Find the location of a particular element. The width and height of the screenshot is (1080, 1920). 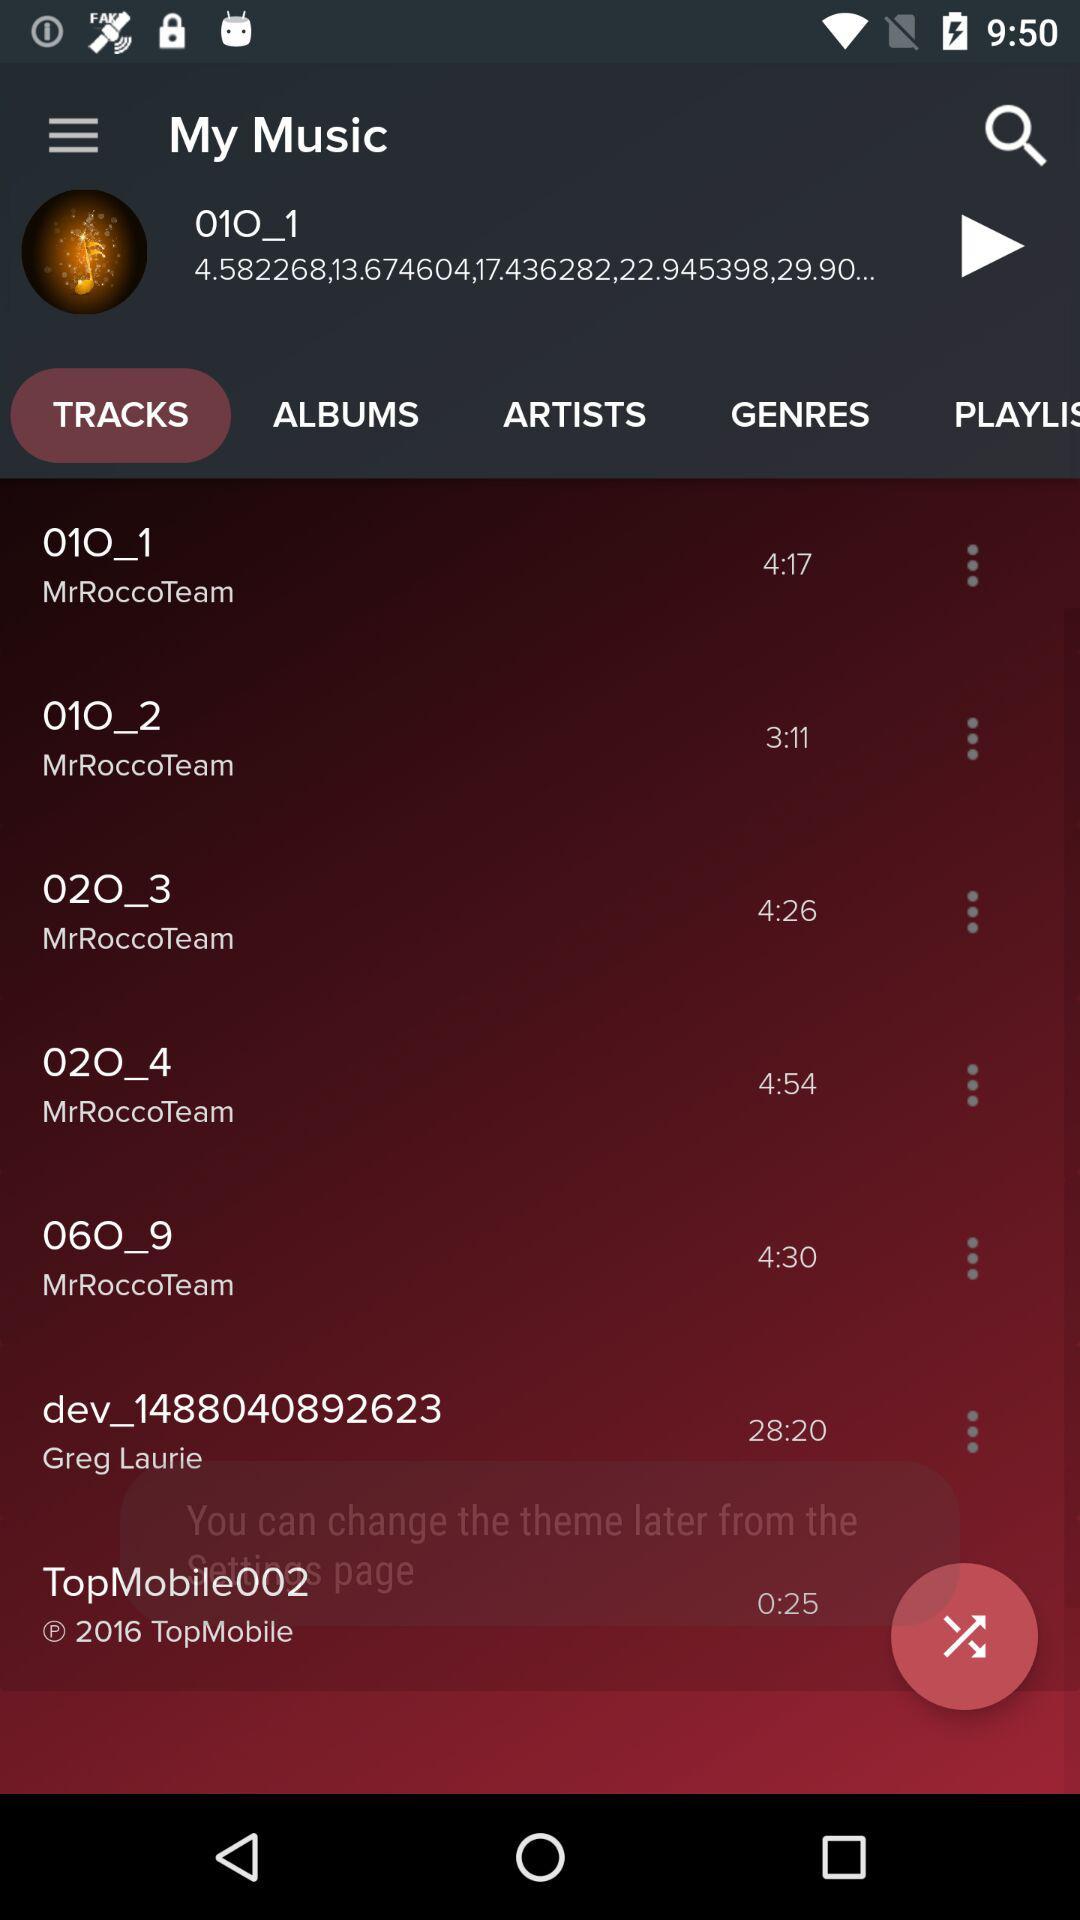

shuffle tracks is located at coordinates (971, 1604).